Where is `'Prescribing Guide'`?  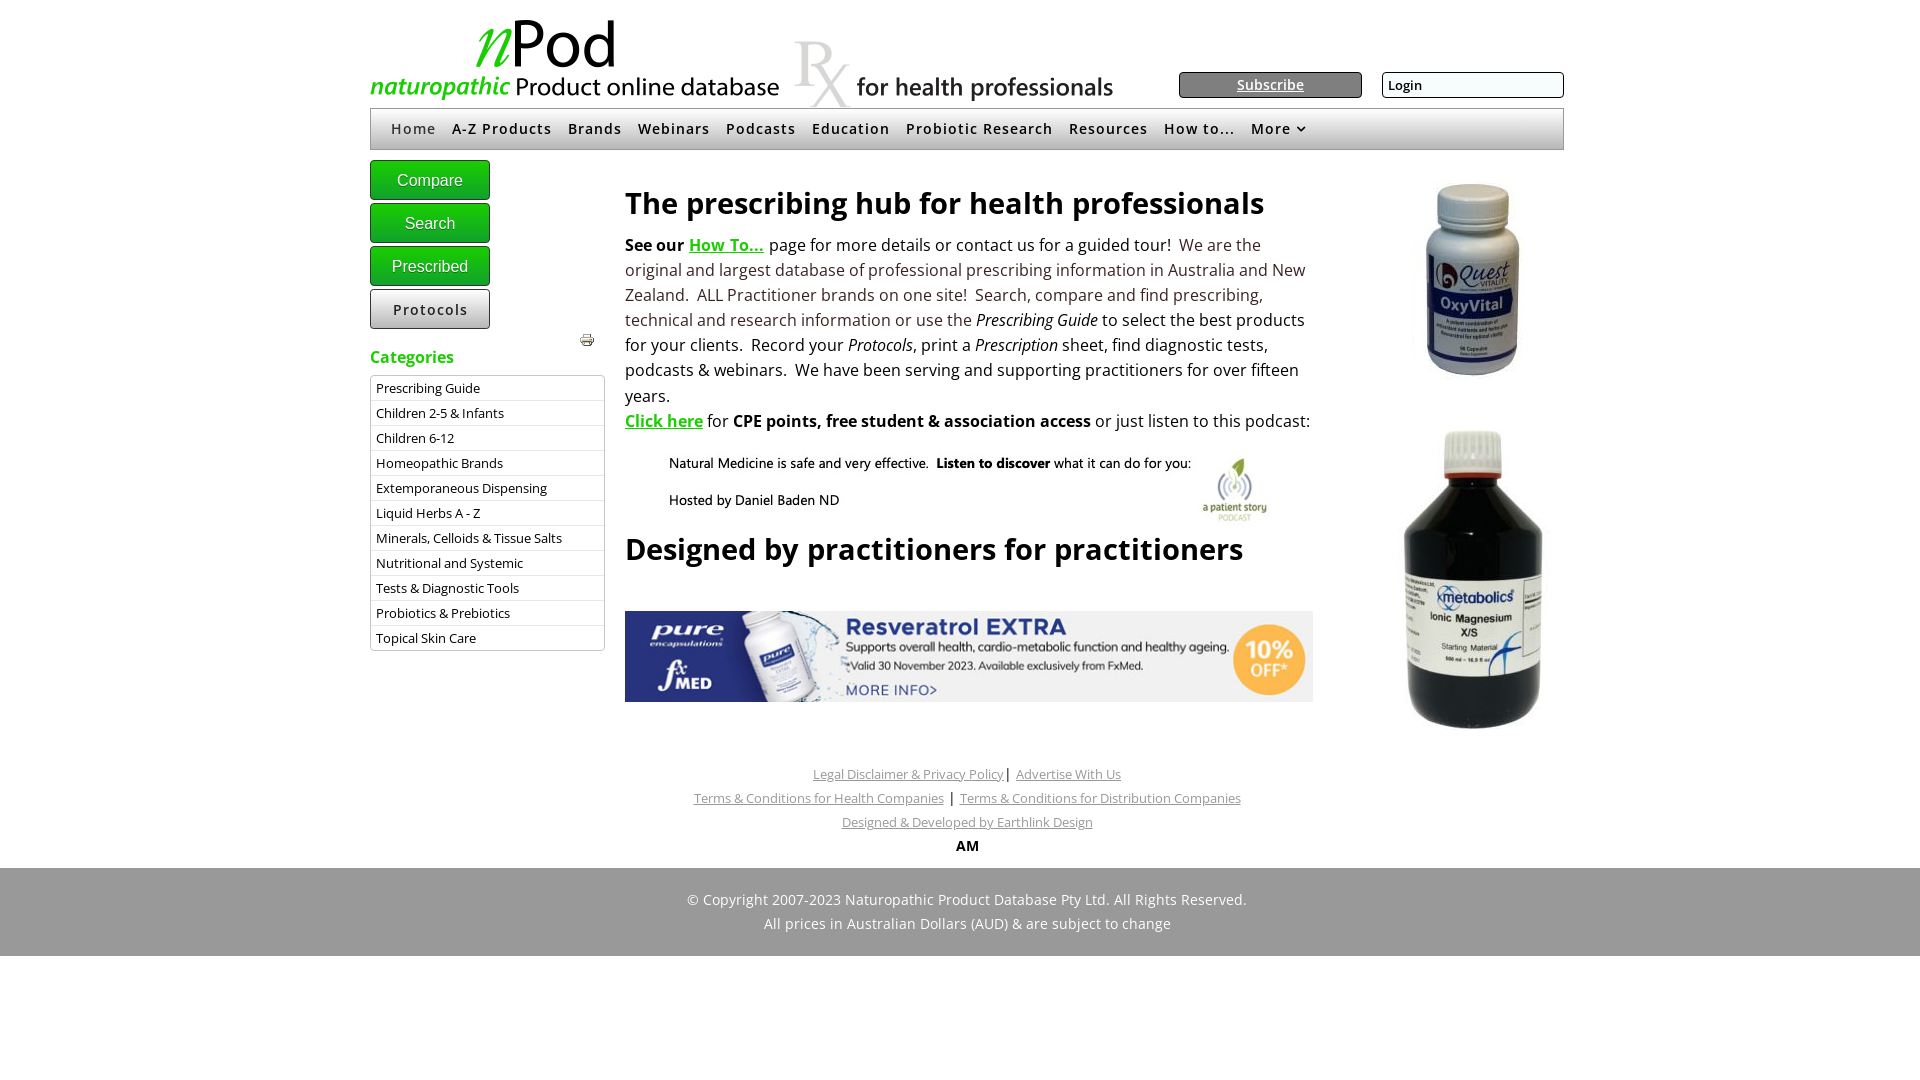 'Prescribing Guide' is located at coordinates (375, 388).